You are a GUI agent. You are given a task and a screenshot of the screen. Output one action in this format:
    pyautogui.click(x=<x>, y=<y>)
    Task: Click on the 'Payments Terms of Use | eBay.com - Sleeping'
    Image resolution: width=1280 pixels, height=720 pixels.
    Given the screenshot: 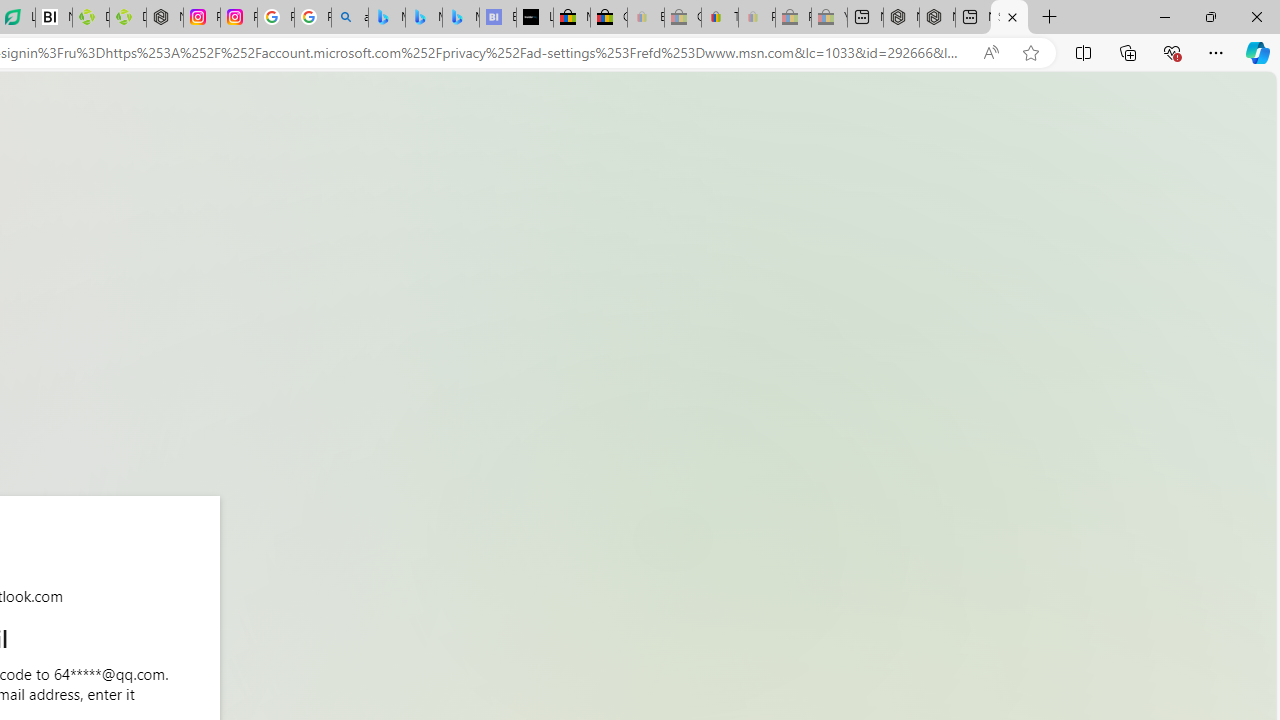 What is the action you would take?
    pyautogui.click(x=755, y=17)
    